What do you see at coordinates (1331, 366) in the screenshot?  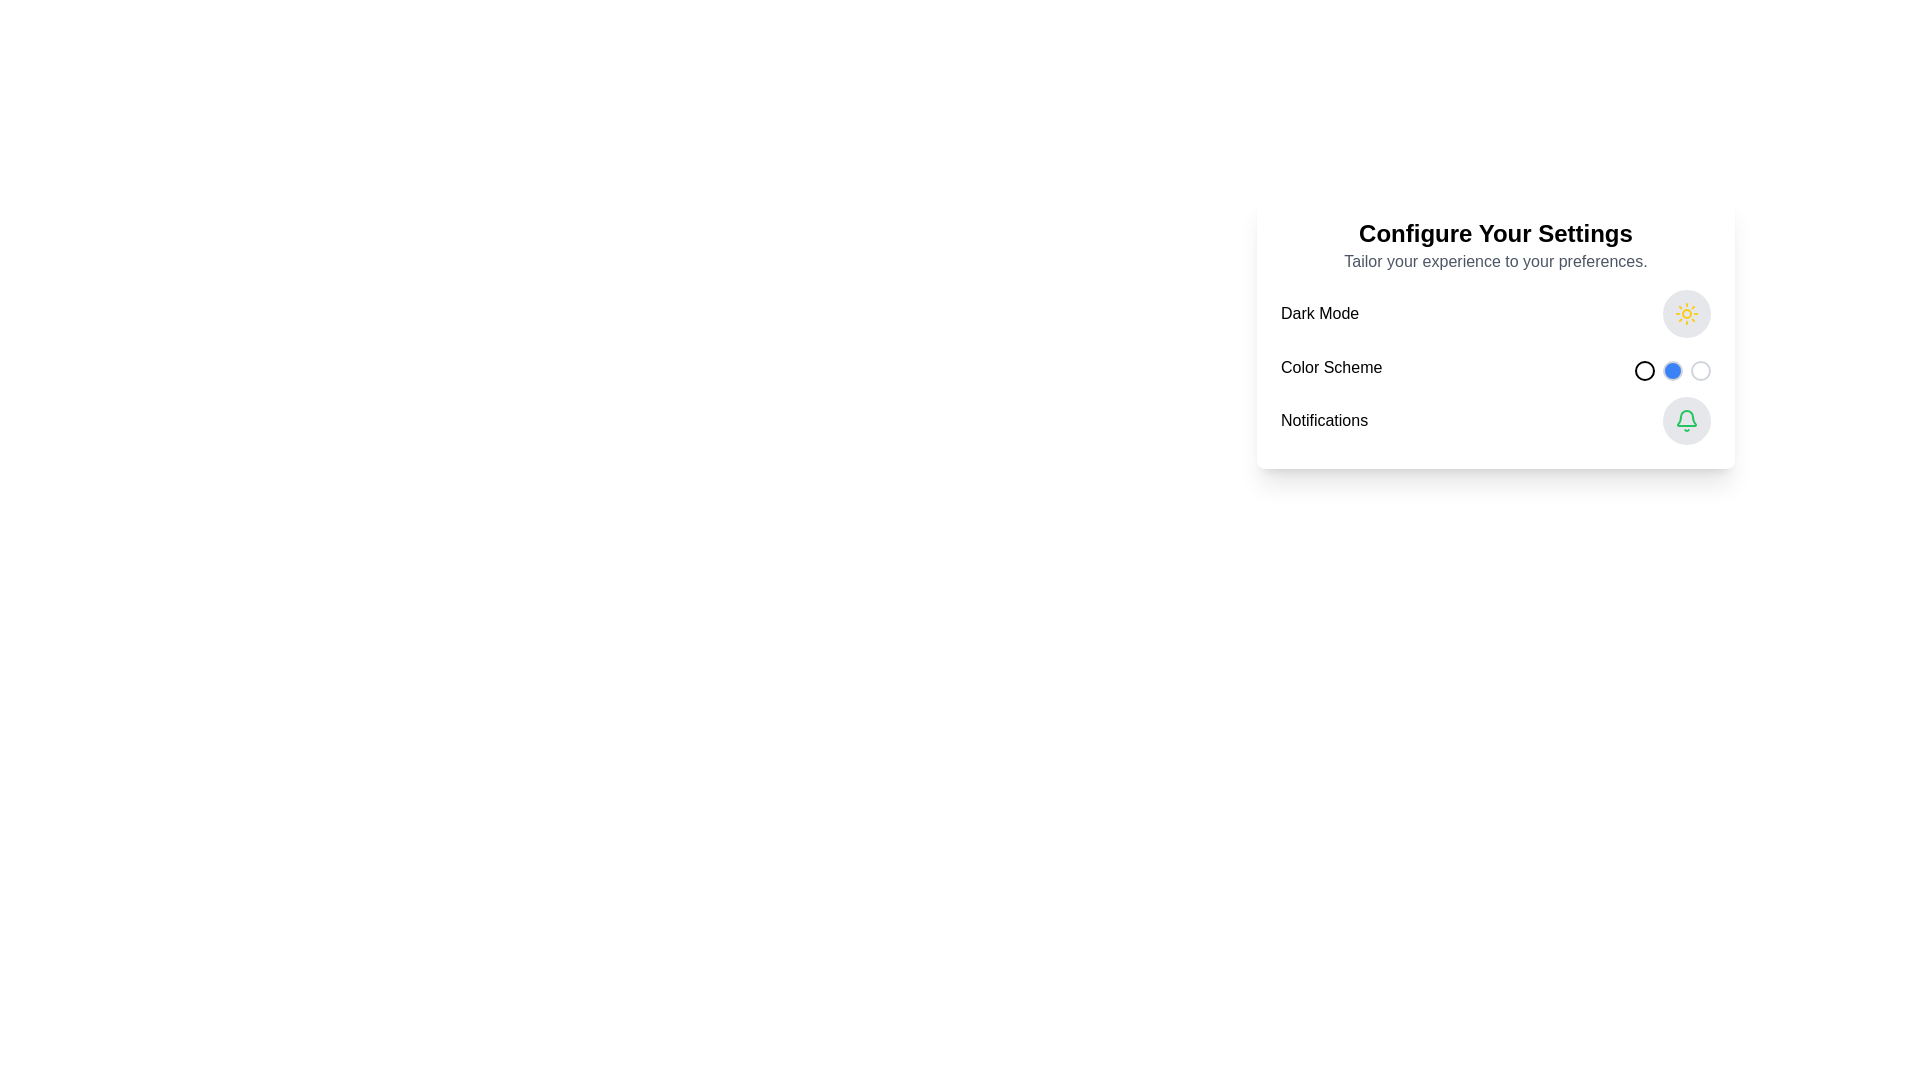 I see `the 'Color Scheme' label, which is styled with a medium-weight font and is located between the 'Dark Mode' and 'Notifications' labels in the settings configuration card` at bounding box center [1331, 366].